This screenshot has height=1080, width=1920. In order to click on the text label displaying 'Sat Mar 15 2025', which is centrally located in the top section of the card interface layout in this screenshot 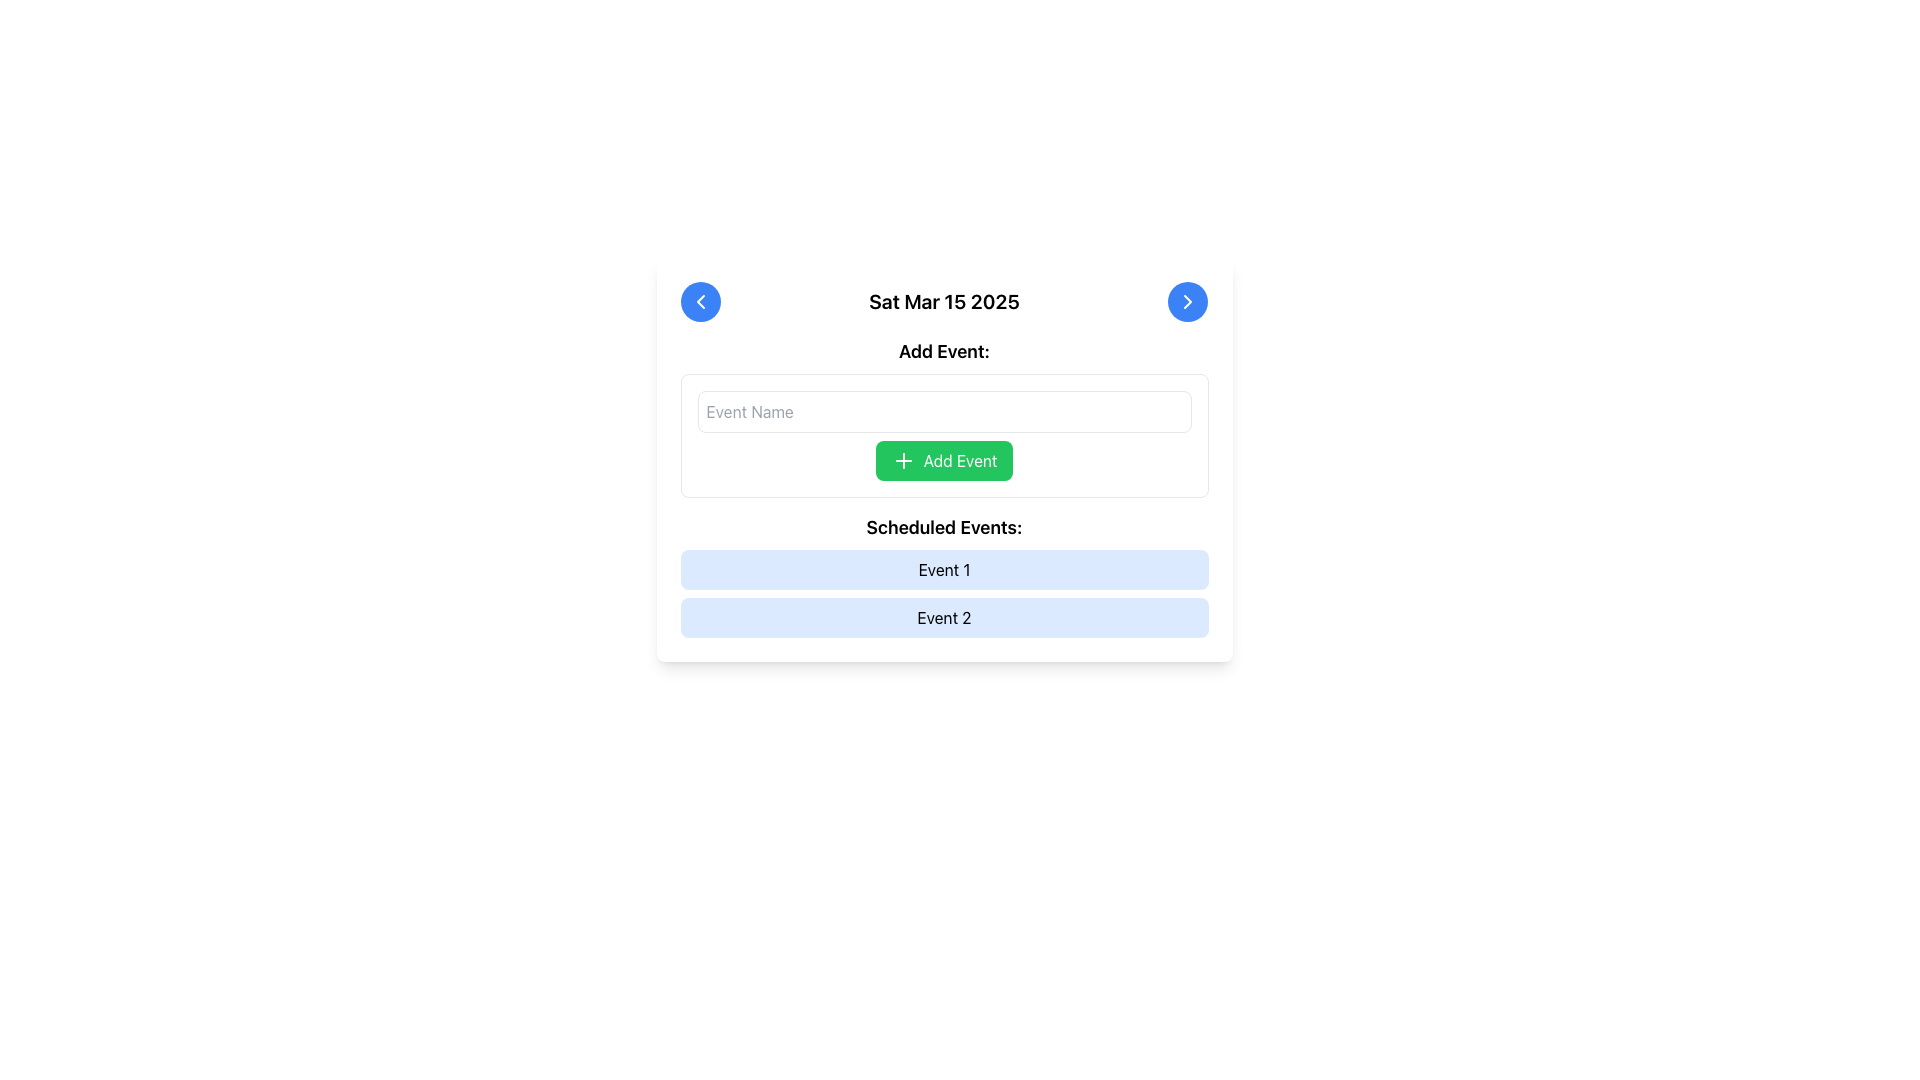, I will do `click(943, 301)`.